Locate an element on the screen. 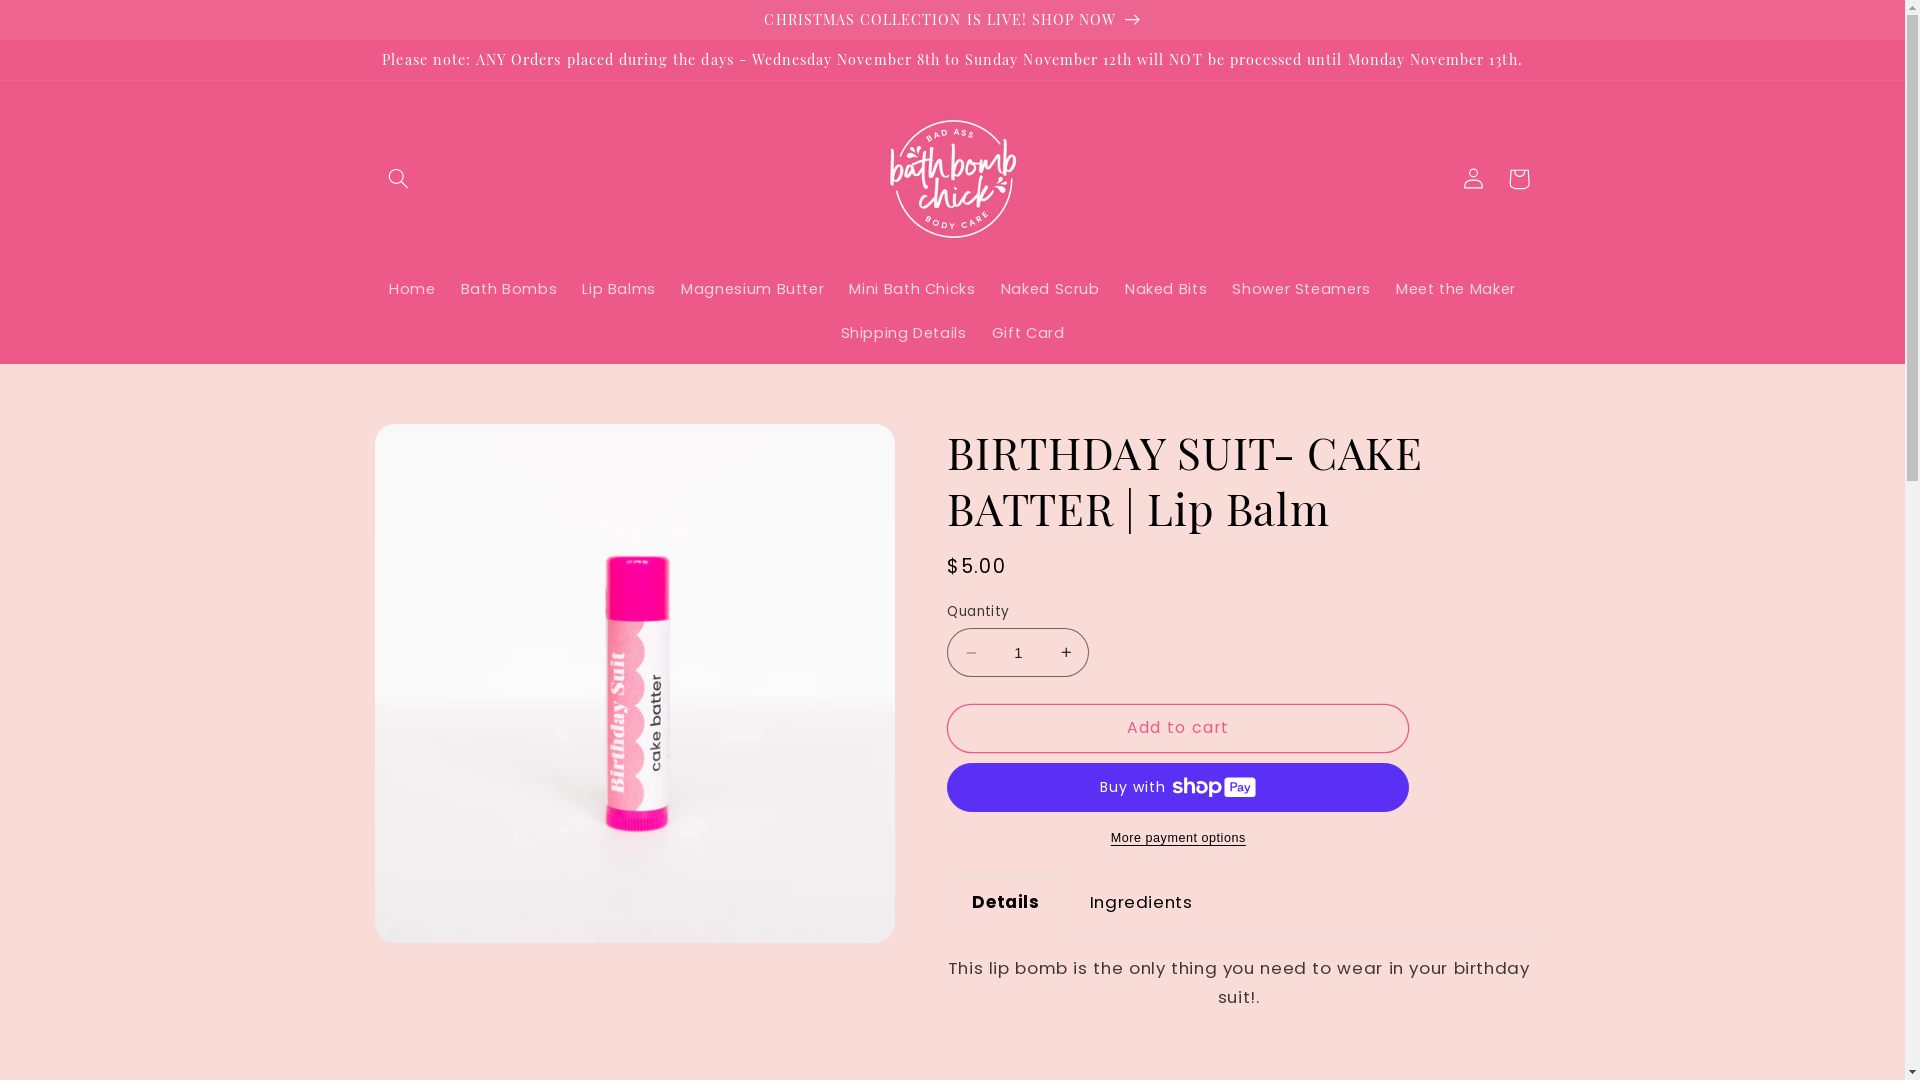 The height and width of the screenshot is (1080, 1920). 'Naked Bits' is located at coordinates (1166, 289).